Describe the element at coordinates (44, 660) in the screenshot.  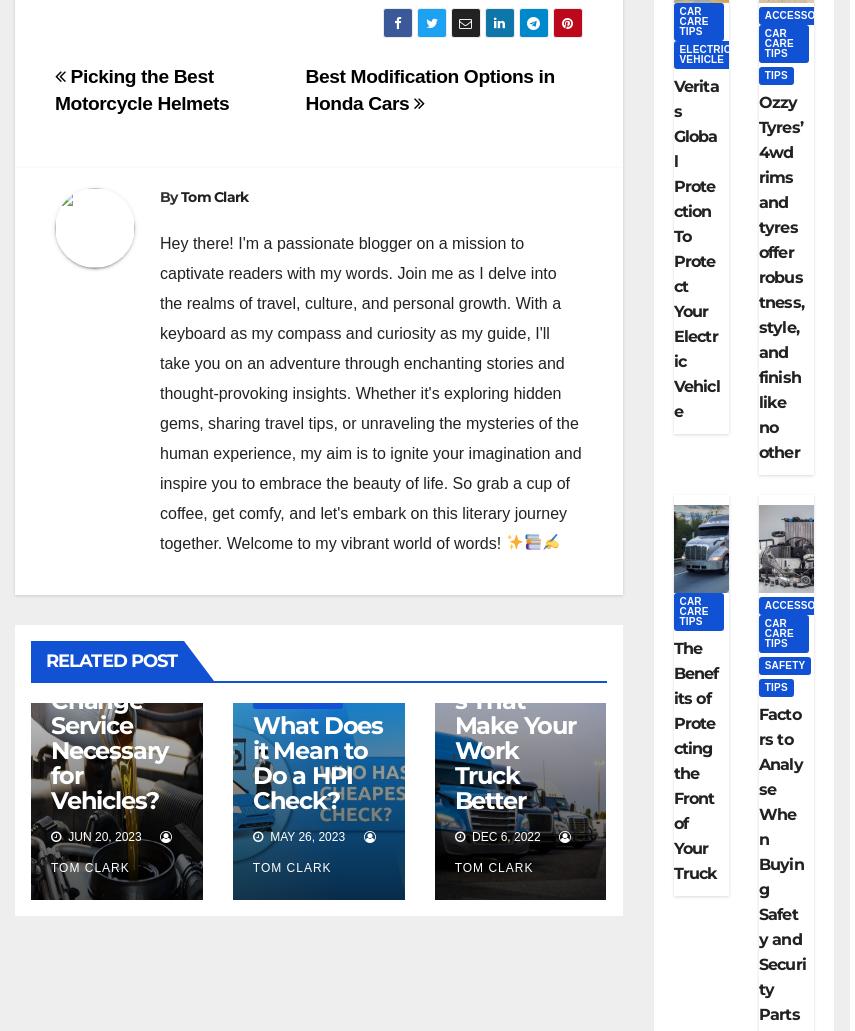
I see `'Related Post'` at that location.